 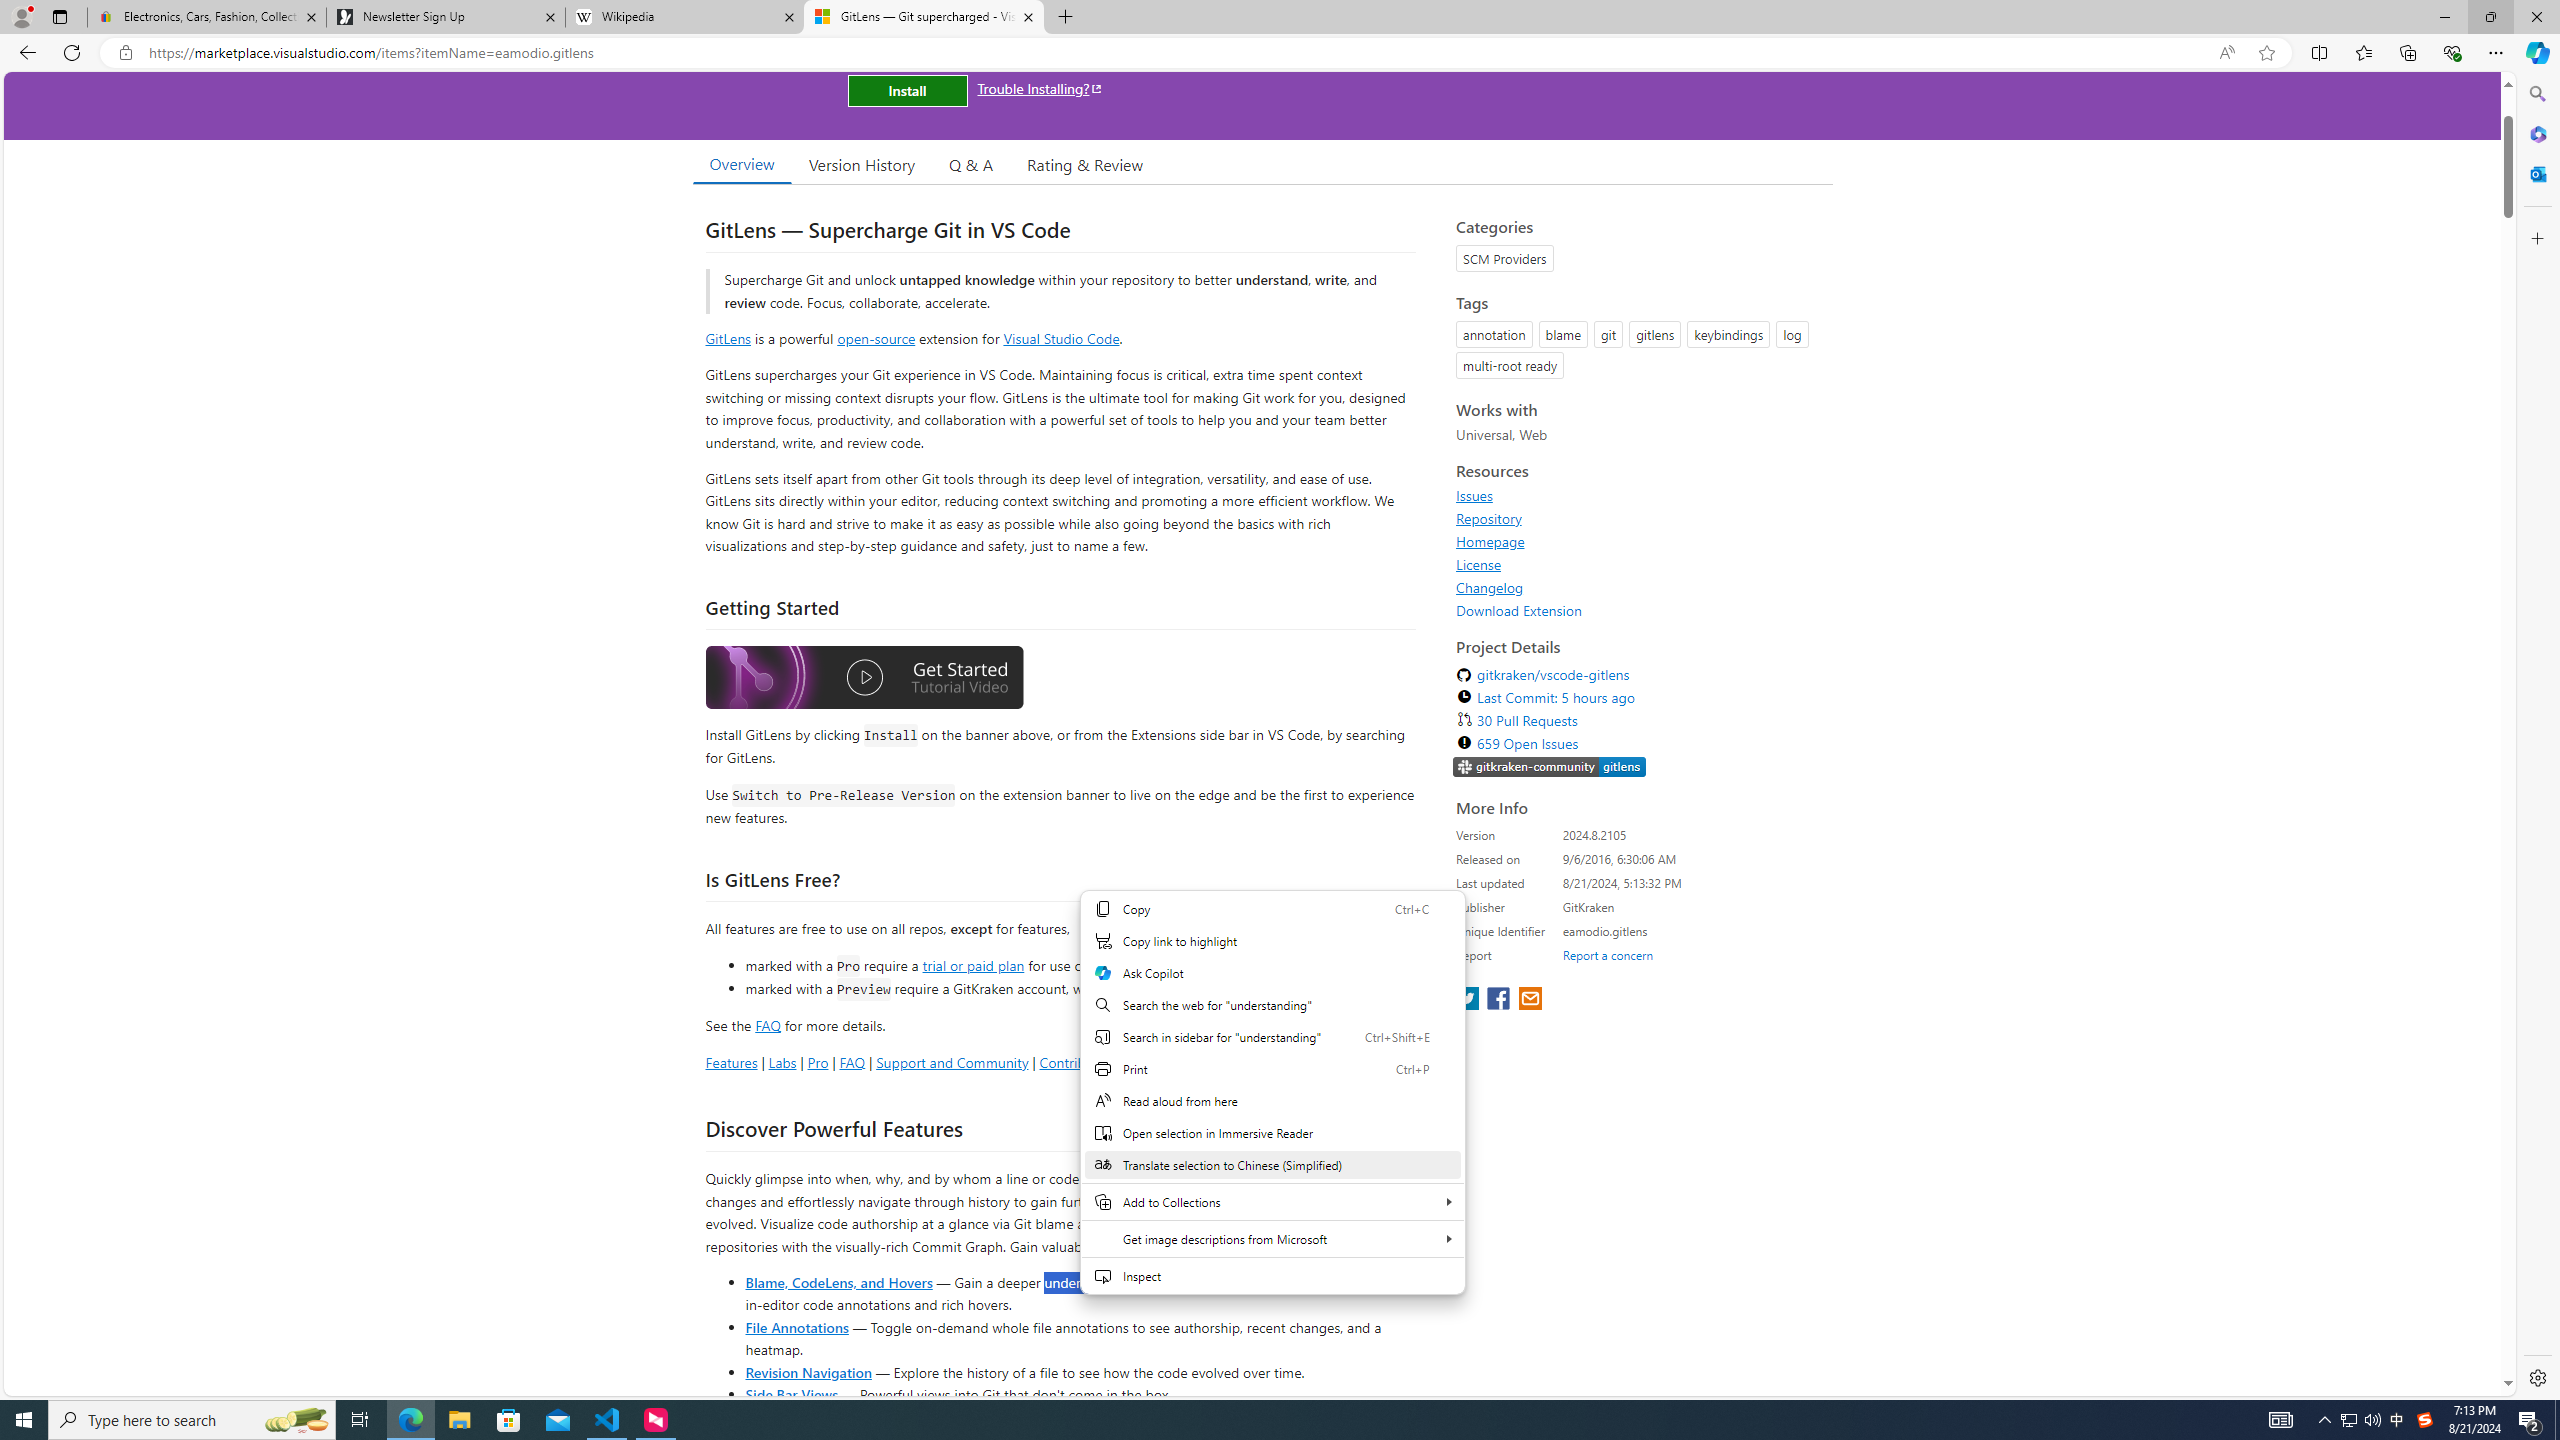 What do you see at coordinates (796, 1325) in the screenshot?
I see `'File Annotations'` at bounding box center [796, 1325].